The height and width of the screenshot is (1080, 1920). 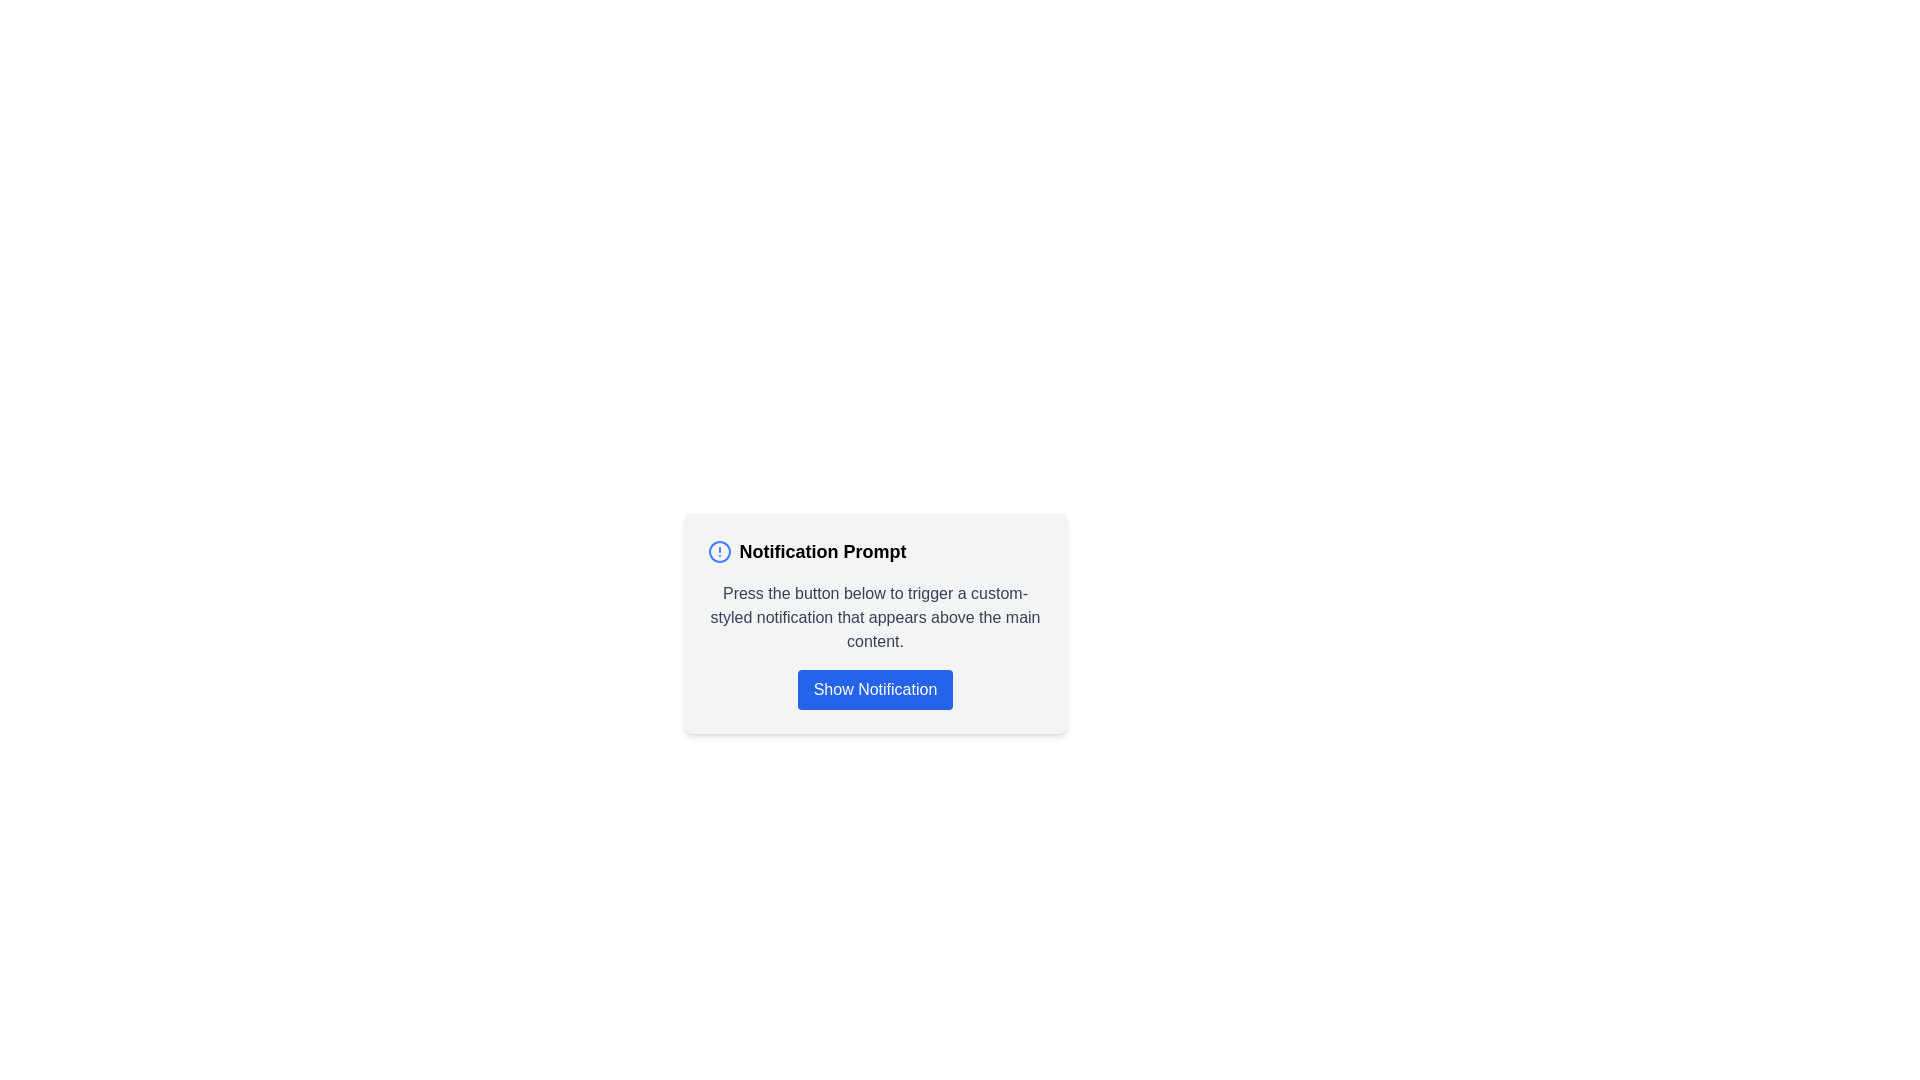 What do you see at coordinates (719, 551) in the screenshot?
I see `the decorative circular element of the alert icon located at the top-left of the notification card` at bounding box center [719, 551].